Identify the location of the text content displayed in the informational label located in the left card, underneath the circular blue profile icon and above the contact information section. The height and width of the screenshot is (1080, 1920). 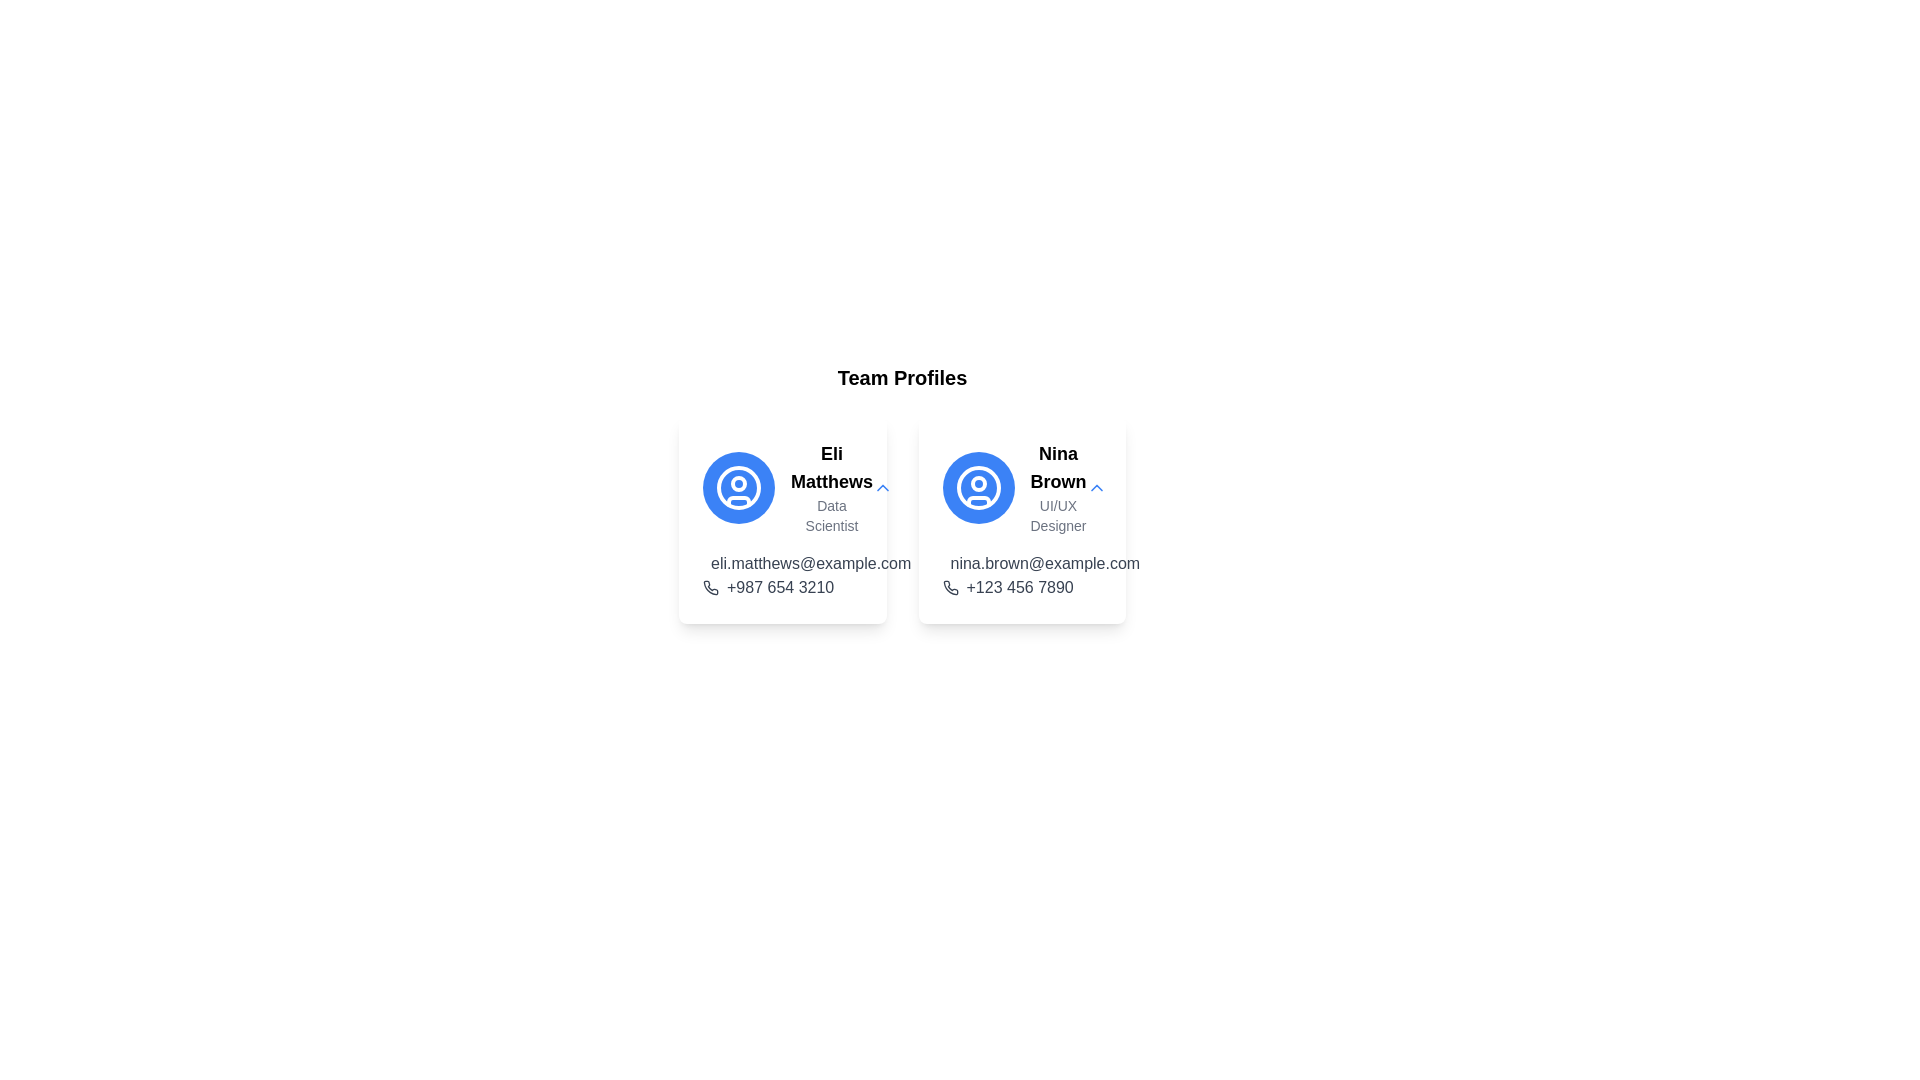
(831, 488).